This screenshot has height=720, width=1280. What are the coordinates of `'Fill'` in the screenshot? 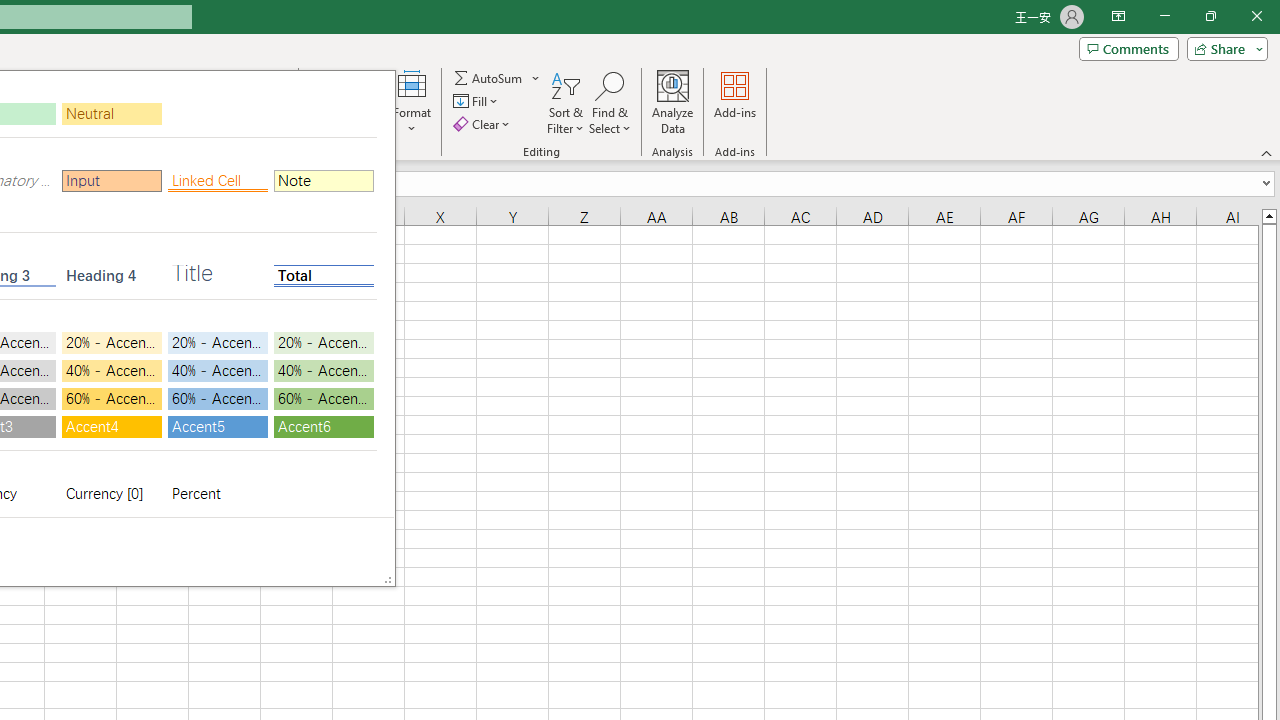 It's located at (477, 101).